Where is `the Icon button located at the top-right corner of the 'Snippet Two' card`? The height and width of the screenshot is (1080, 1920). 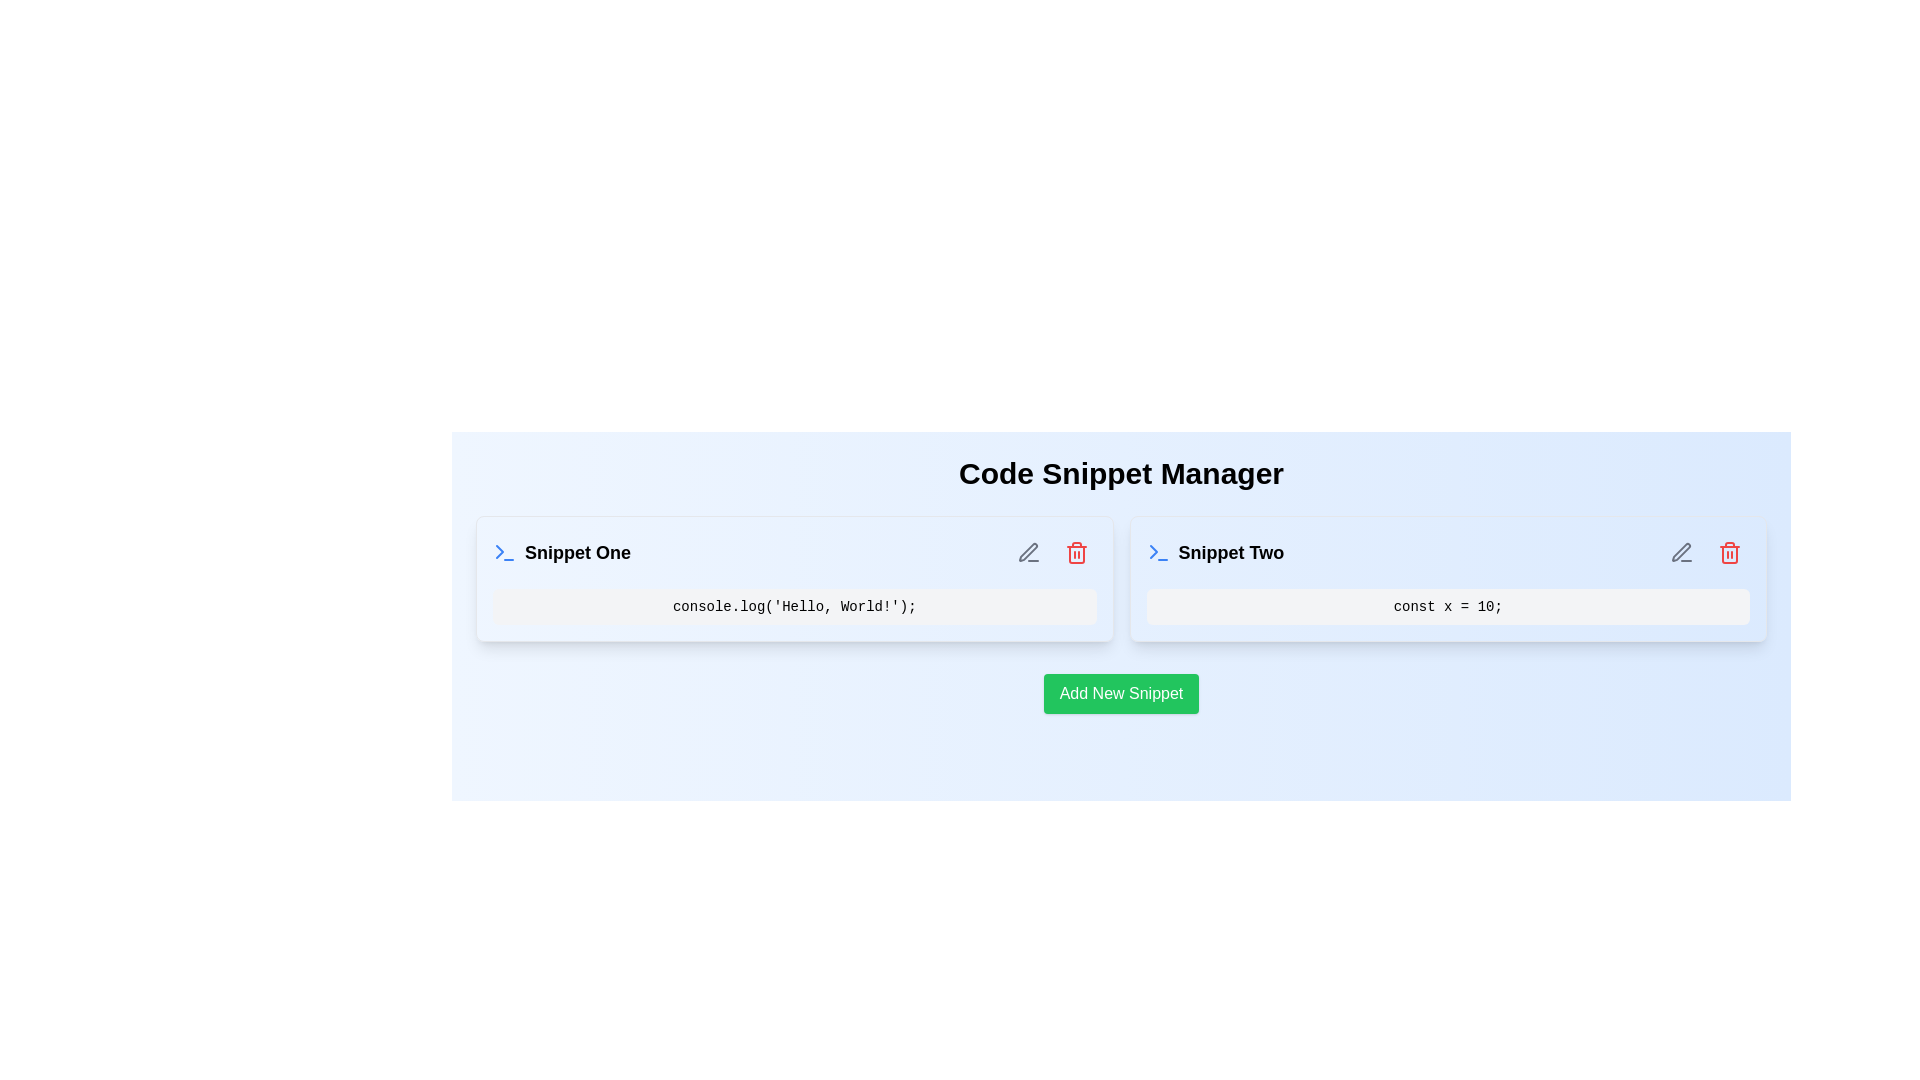
the Icon button located at the top-right corner of the 'Snippet Two' card is located at coordinates (1728, 552).